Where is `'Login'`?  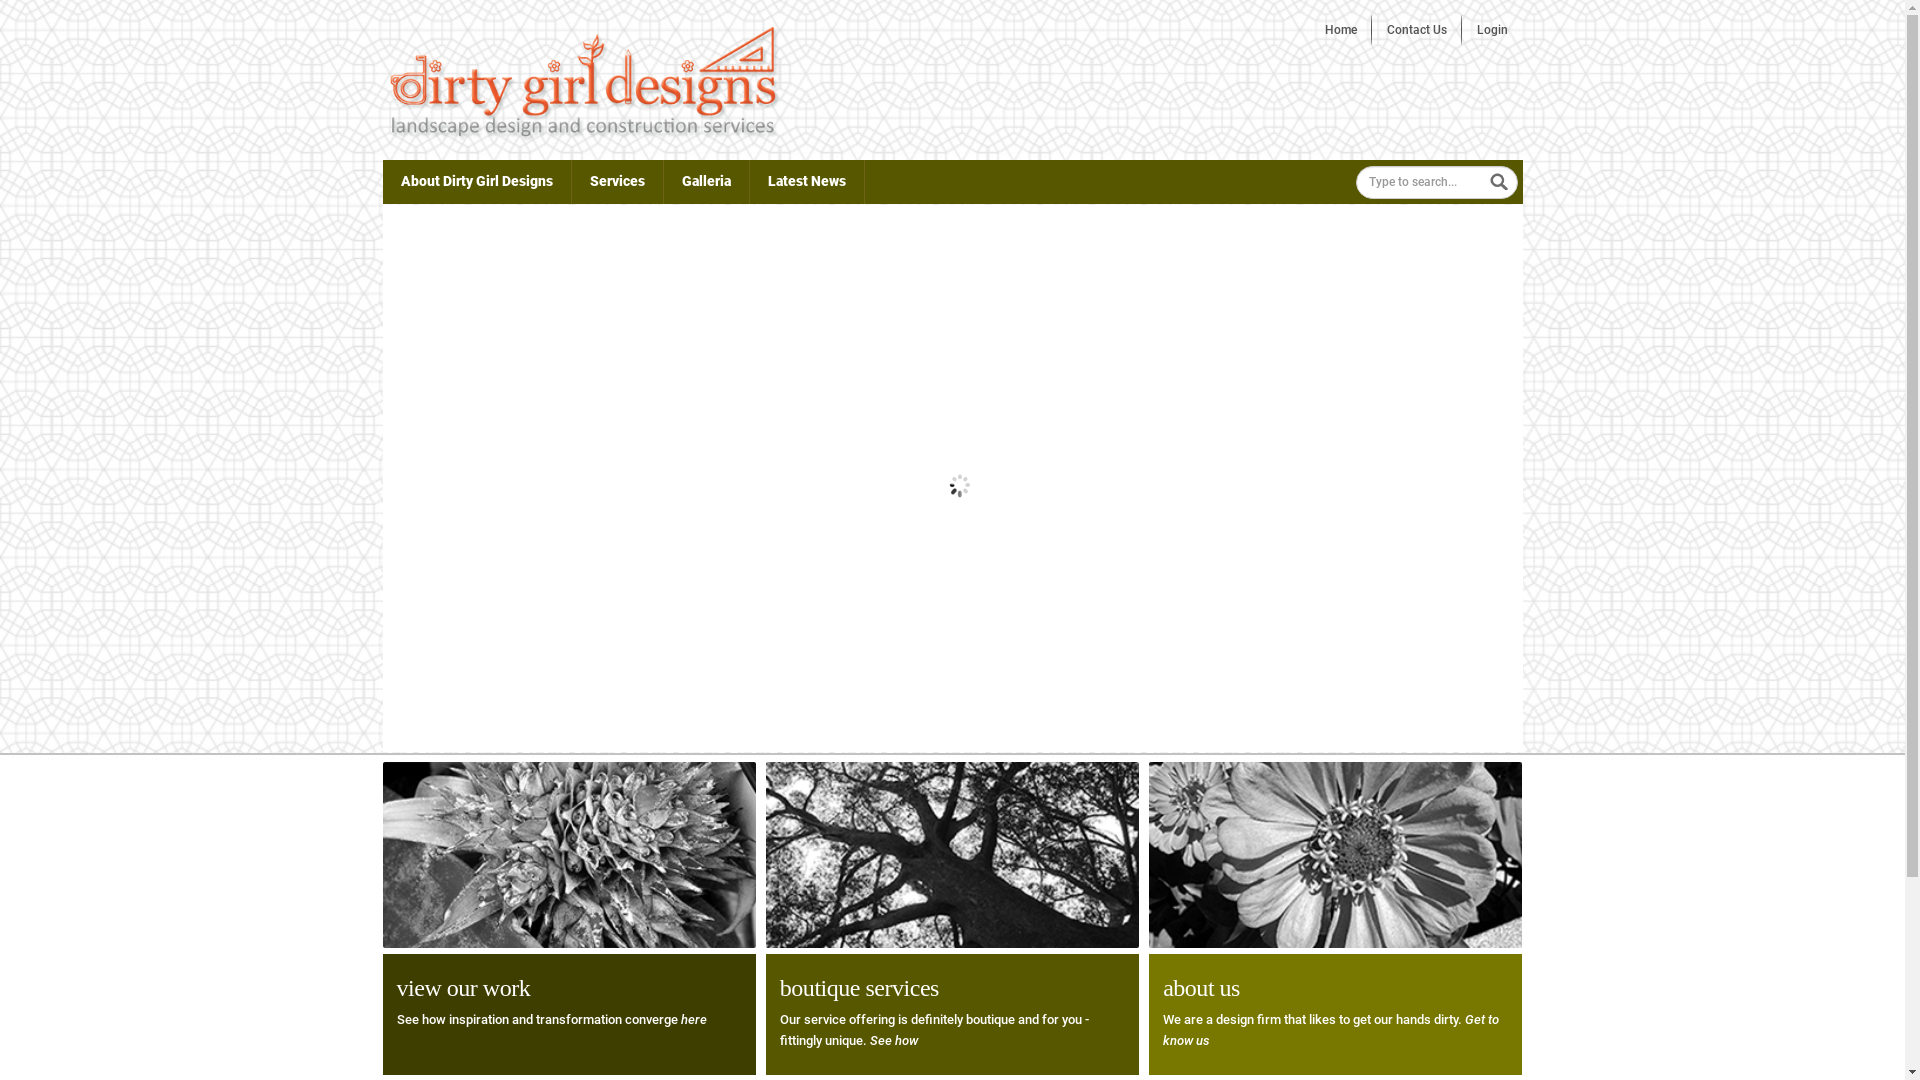
'Login' is located at coordinates (1492, 30).